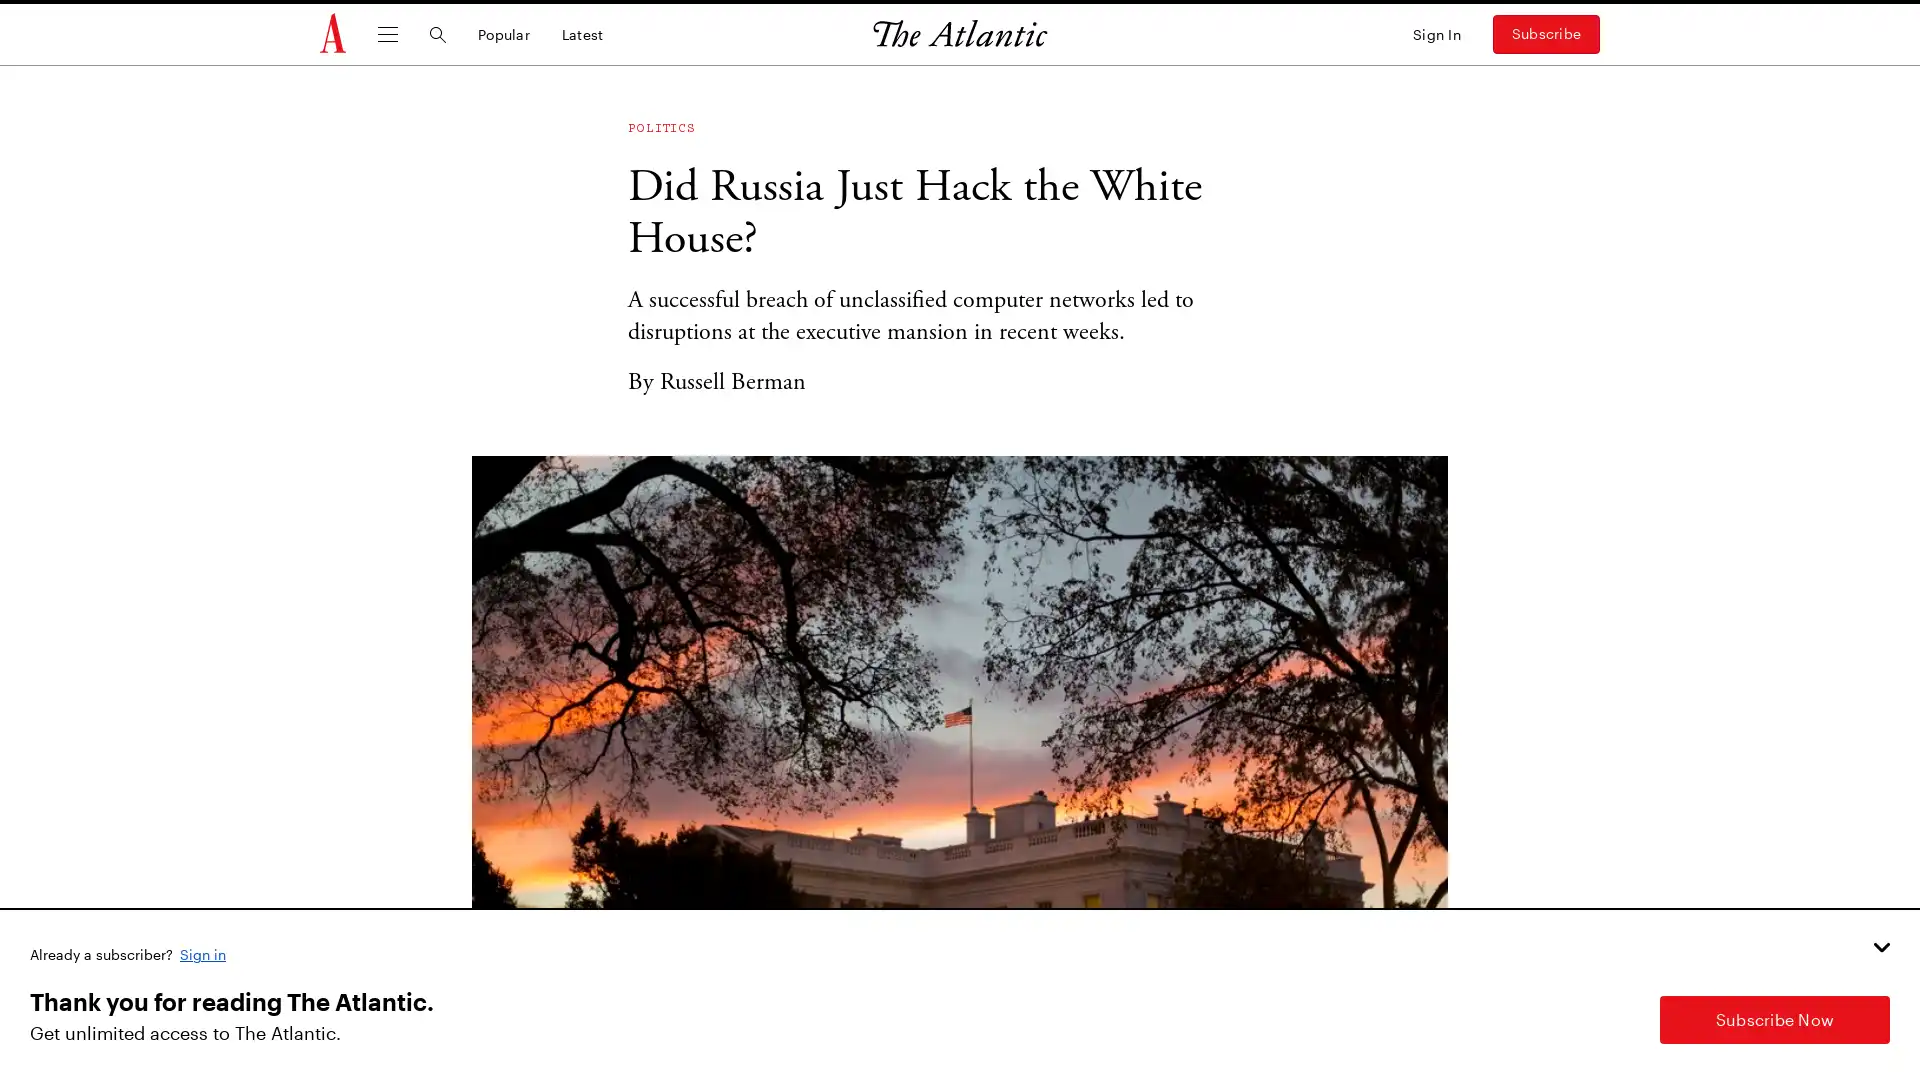 The image size is (1920, 1080). Describe the element at coordinates (1880, 946) in the screenshot. I see `Hide subscription information` at that location.